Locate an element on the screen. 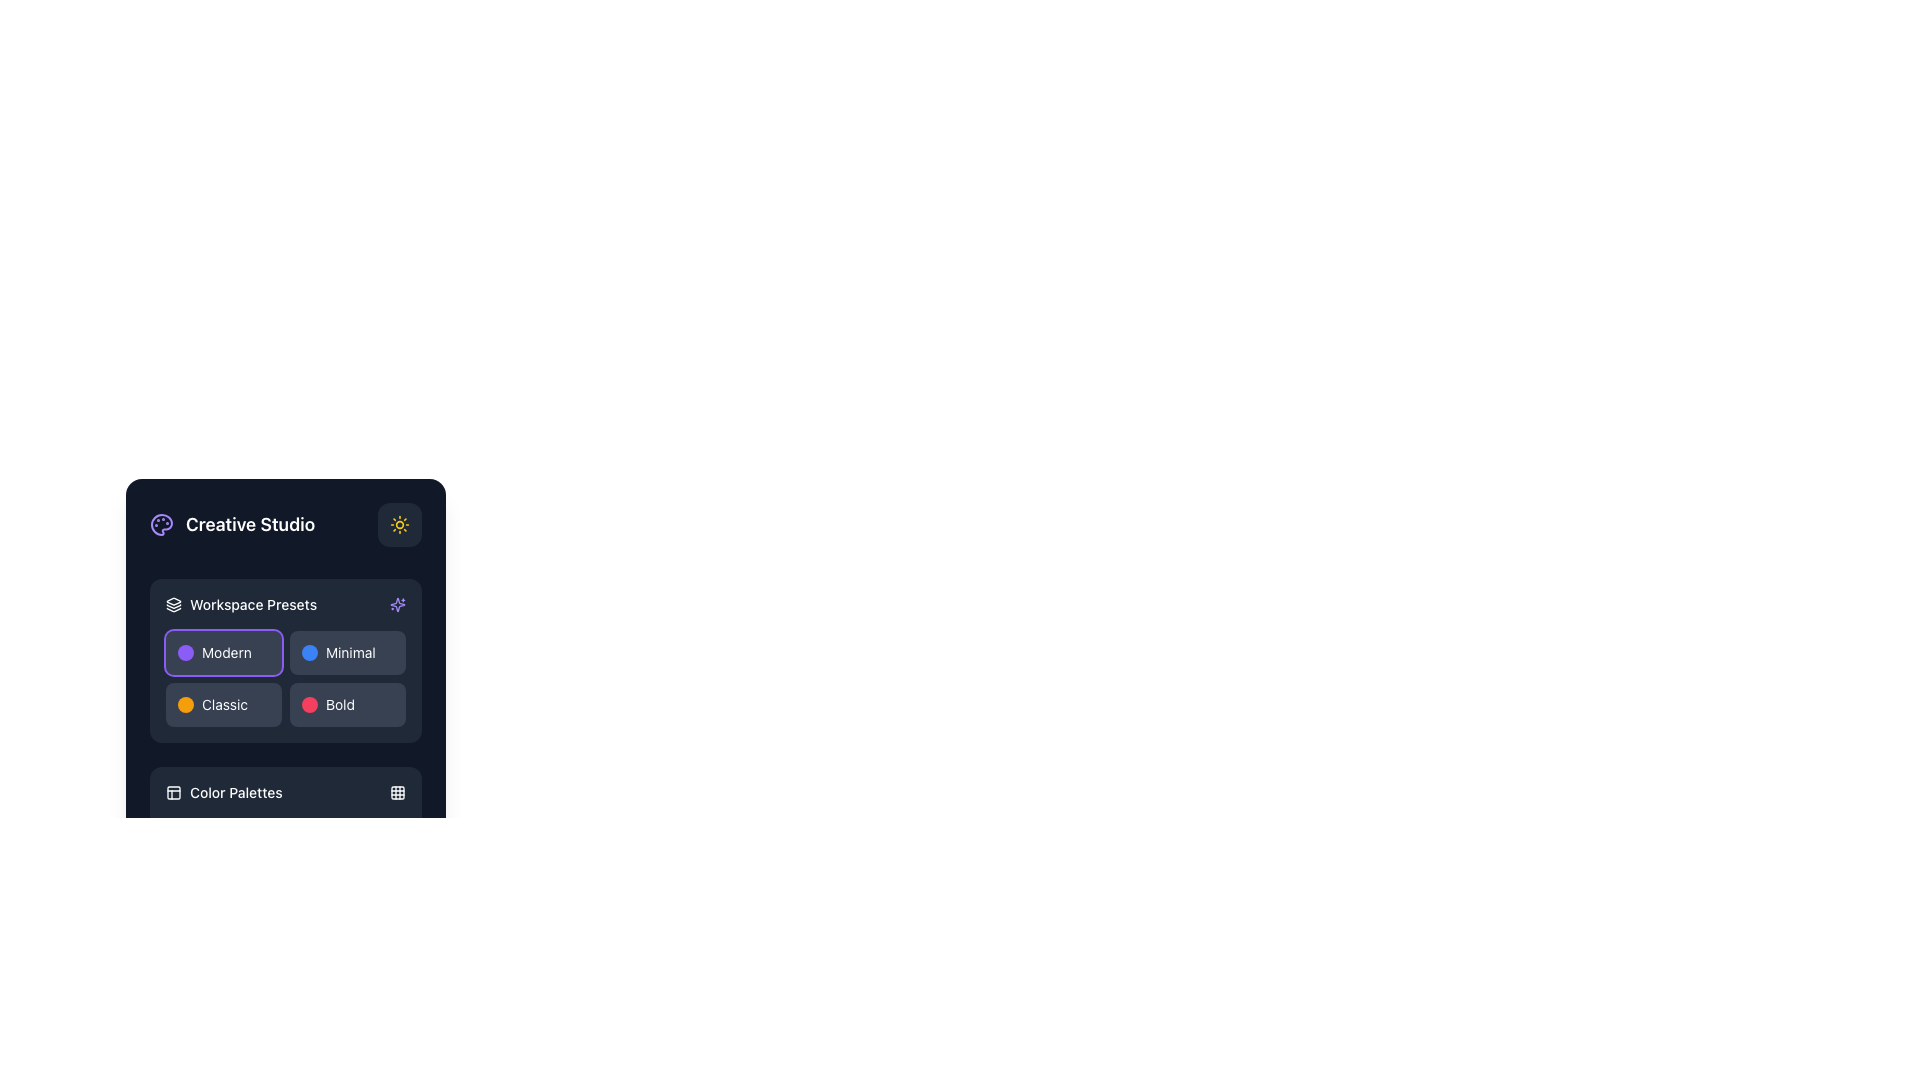 Image resolution: width=1920 pixels, height=1080 pixels. the rectangular button labeled 'Bold' with a circular red icon is located at coordinates (347, 704).